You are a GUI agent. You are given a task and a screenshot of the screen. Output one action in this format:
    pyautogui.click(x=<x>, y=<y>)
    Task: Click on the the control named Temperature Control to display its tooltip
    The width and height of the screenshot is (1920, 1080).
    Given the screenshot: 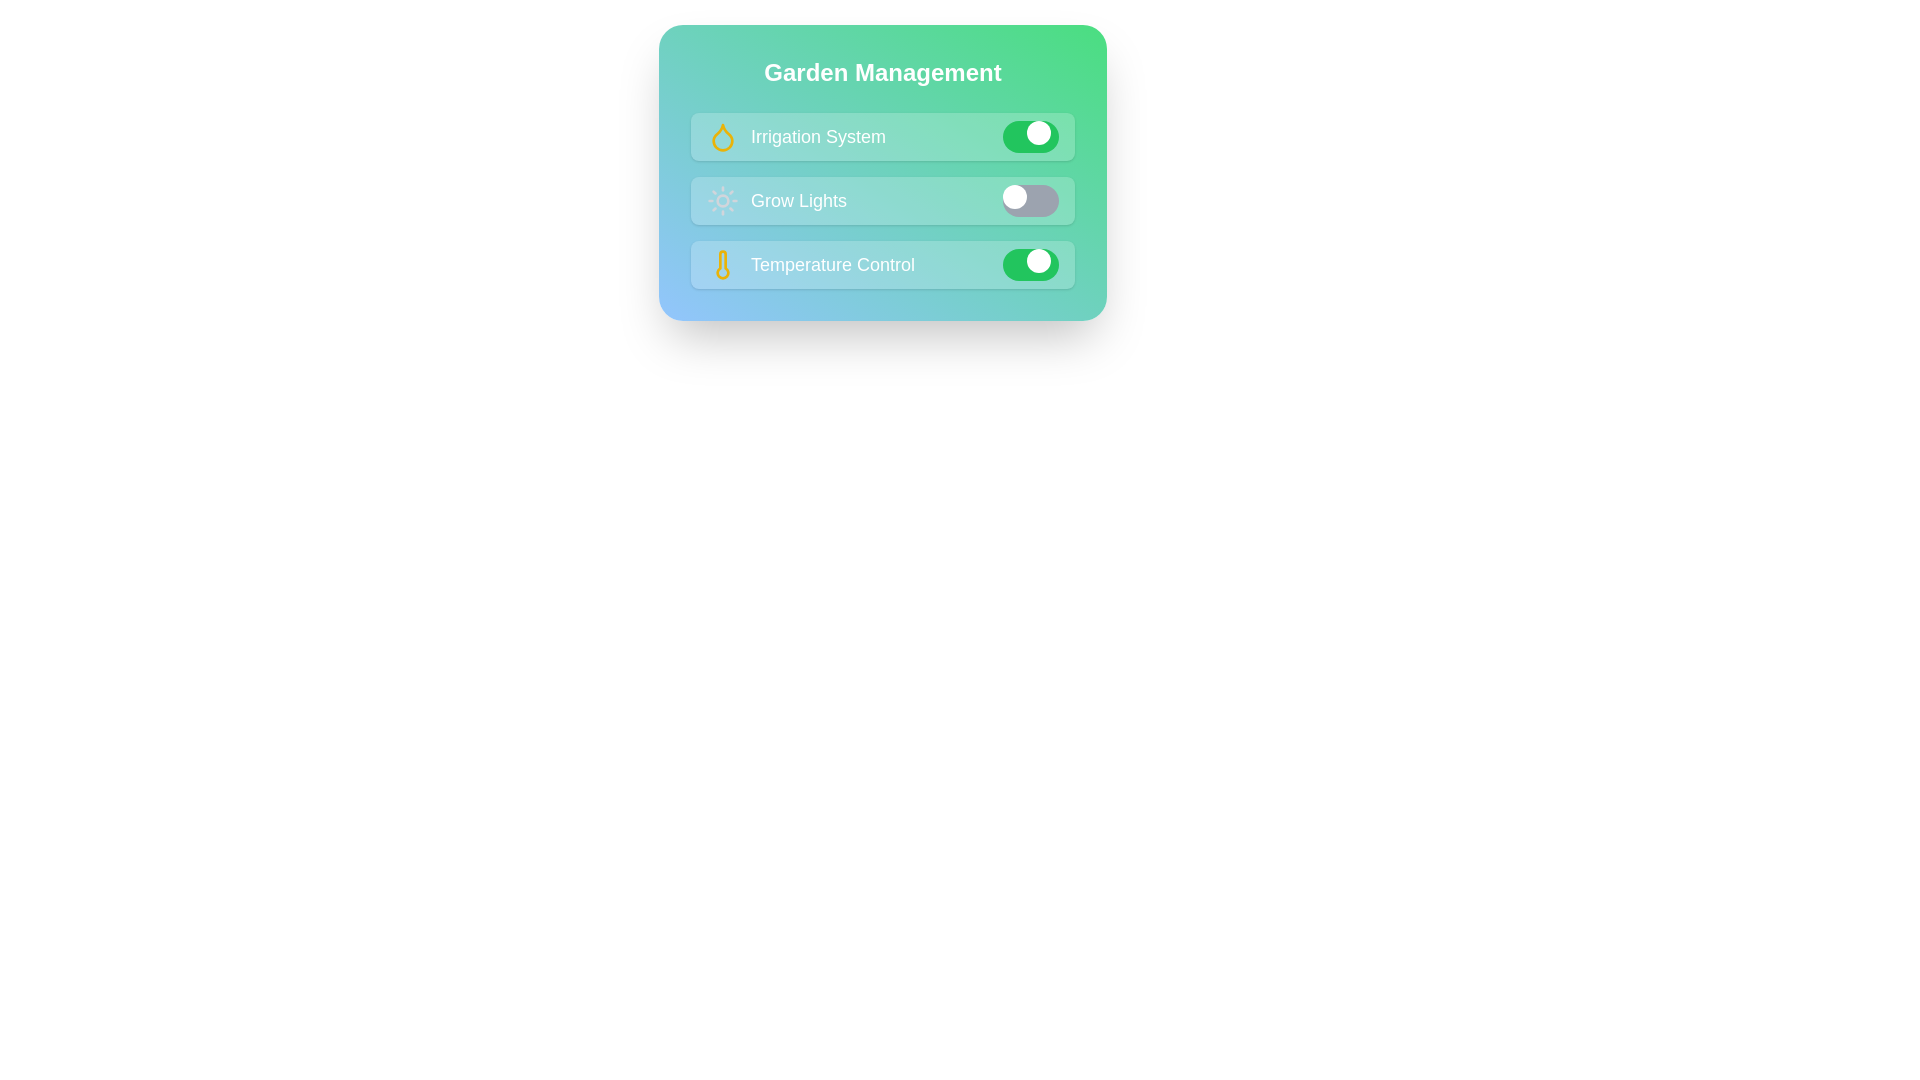 What is the action you would take?
    pyautogui.click(x=882, y=264)
    